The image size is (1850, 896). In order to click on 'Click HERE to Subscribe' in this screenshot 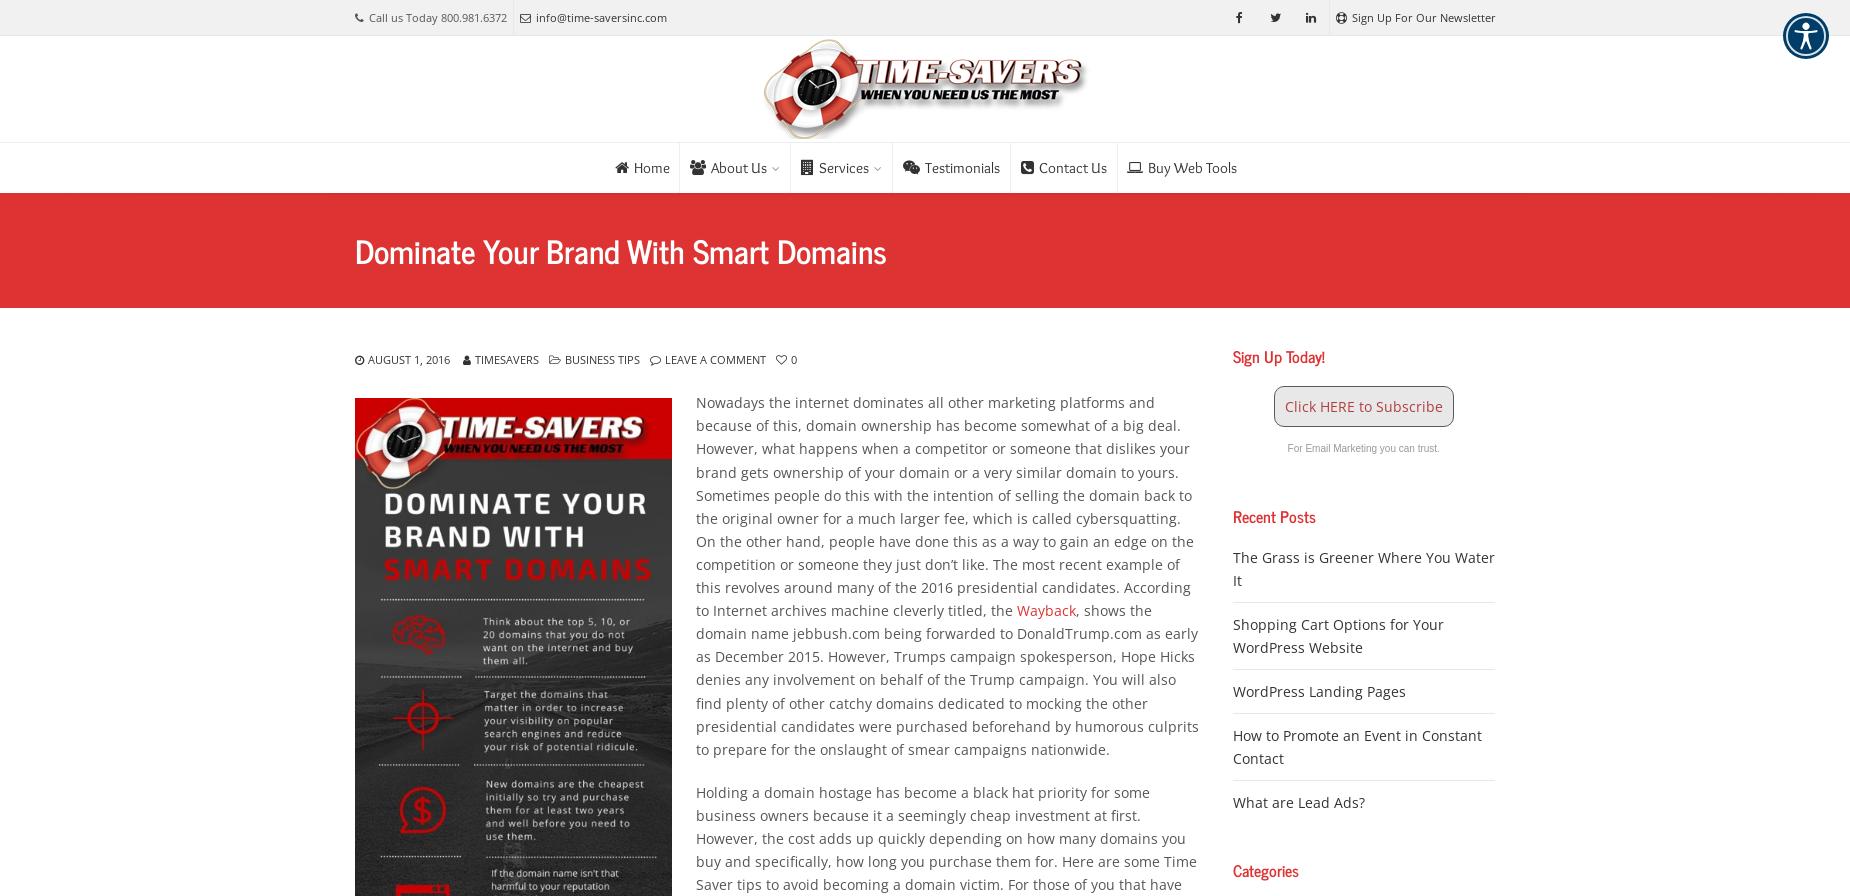, I will do `click(1362, 405)`.